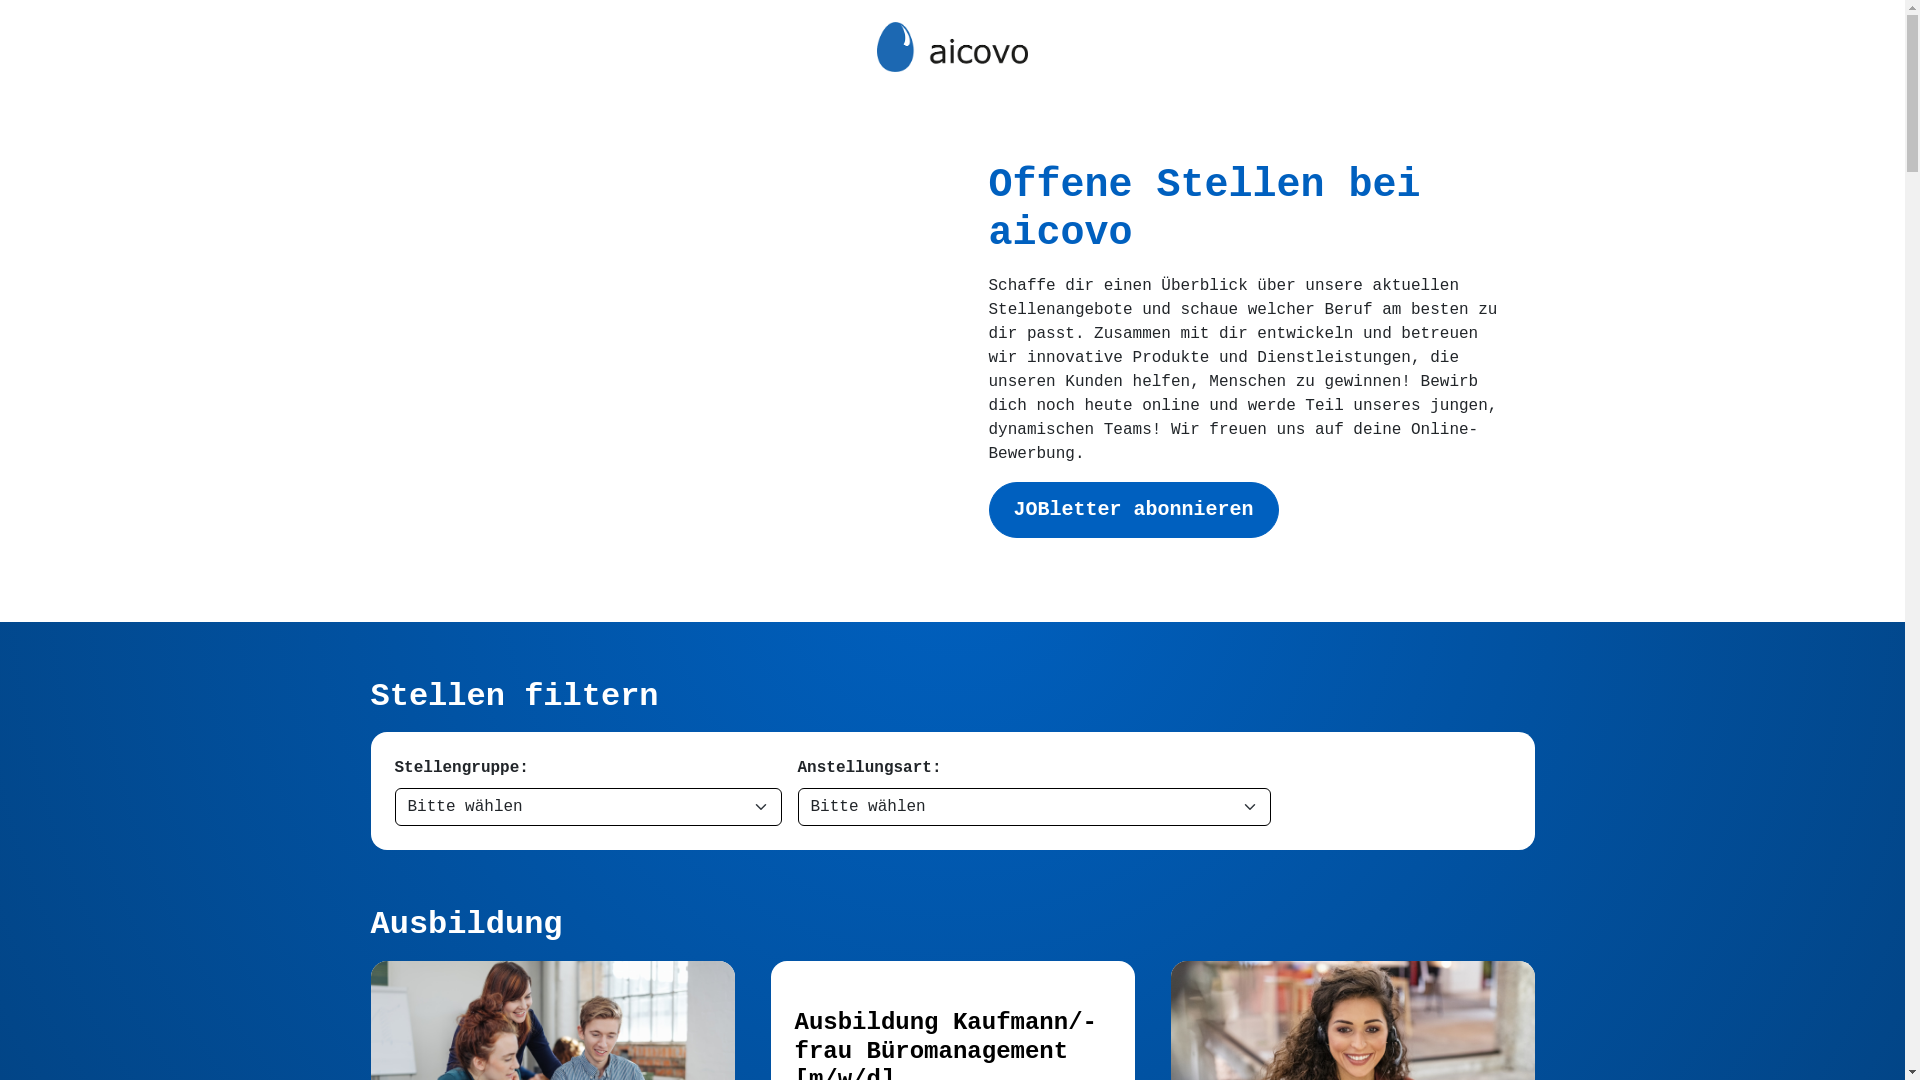 The width and height of the screenshot is (1920, 1080). I want to click on 'JOBletter abonnieren', so click(1132, 508).